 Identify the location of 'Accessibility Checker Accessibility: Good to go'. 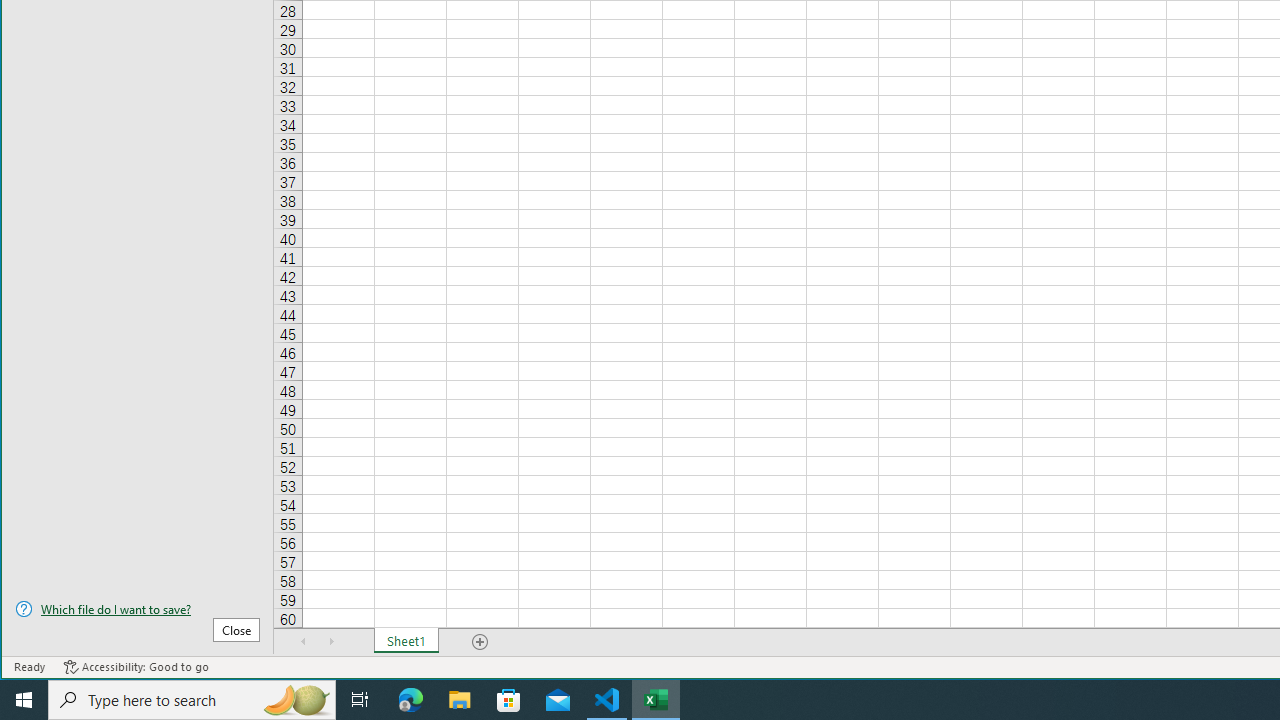
(135, 667).